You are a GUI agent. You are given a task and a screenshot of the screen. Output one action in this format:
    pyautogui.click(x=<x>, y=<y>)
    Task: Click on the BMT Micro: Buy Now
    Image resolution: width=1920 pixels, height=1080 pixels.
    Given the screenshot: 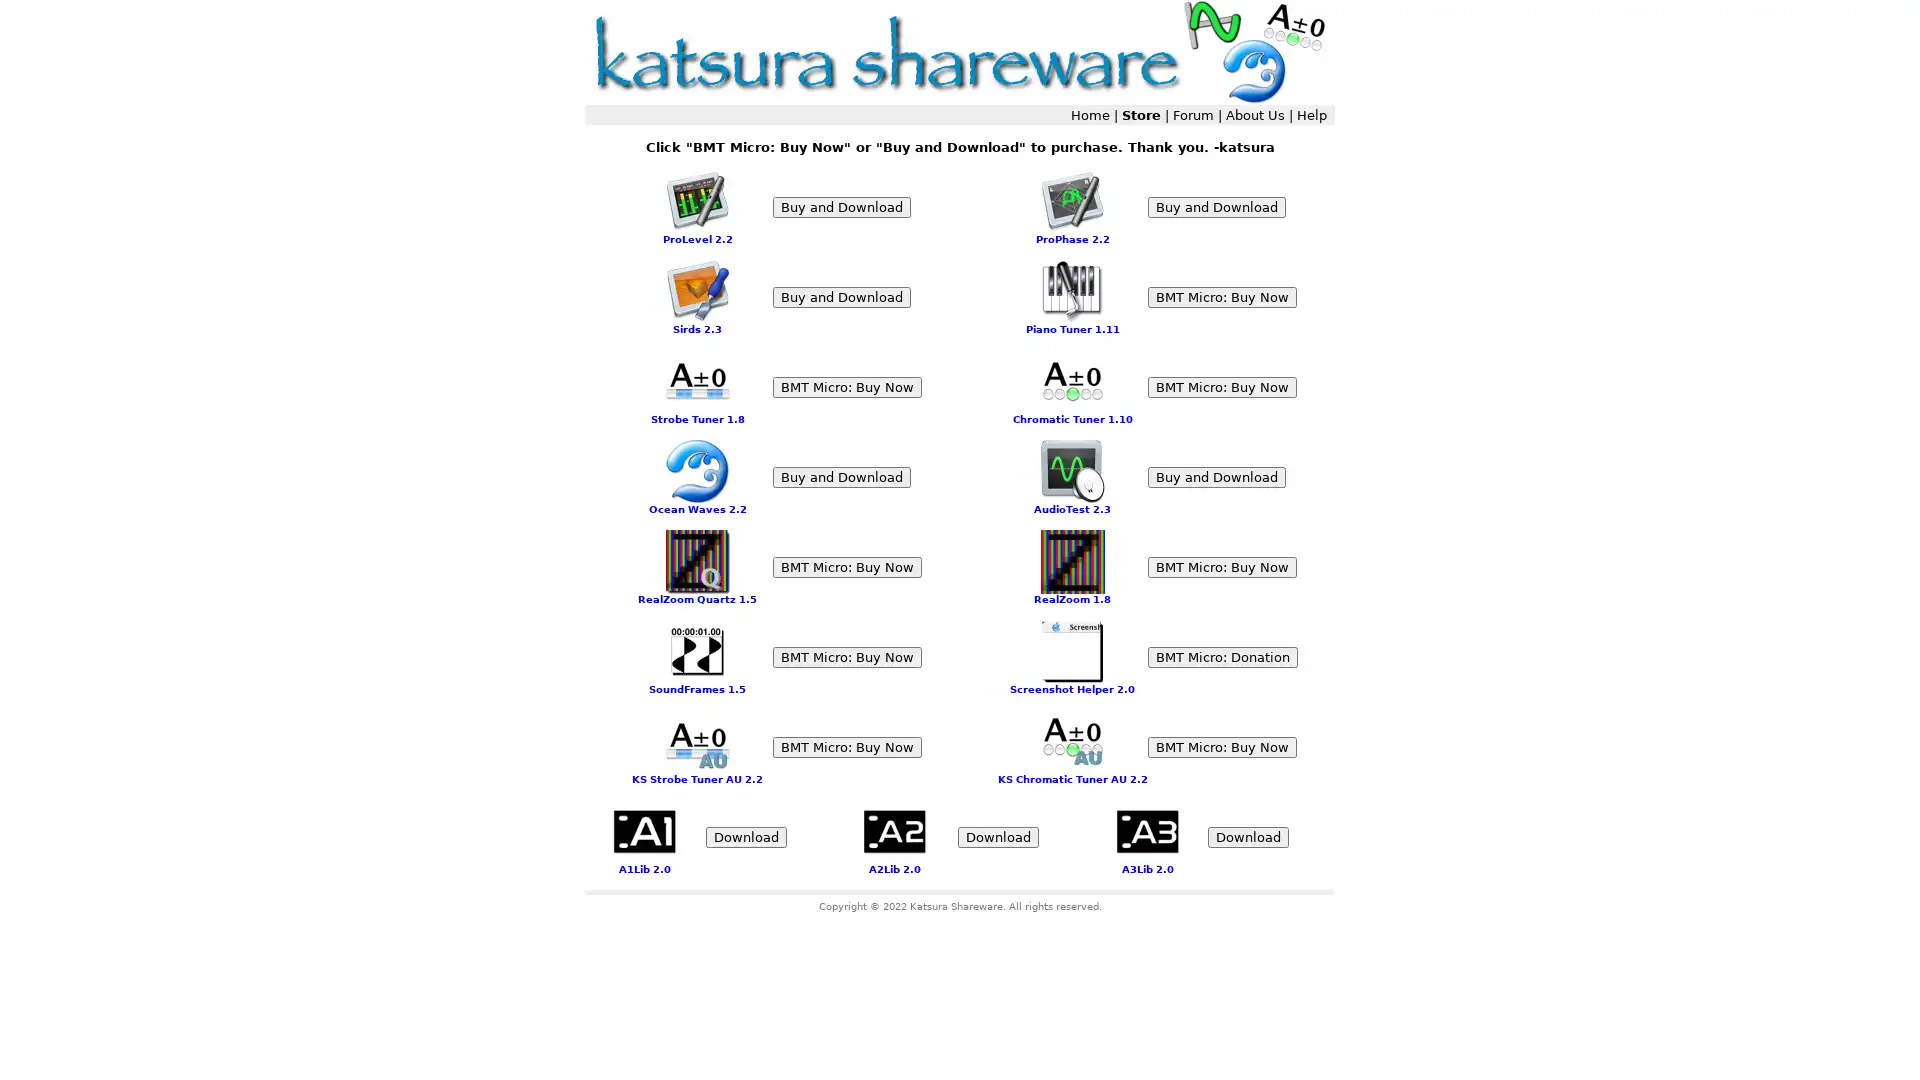 What is the action you would take?
    pyautogui.click(x=846, y=657)
    